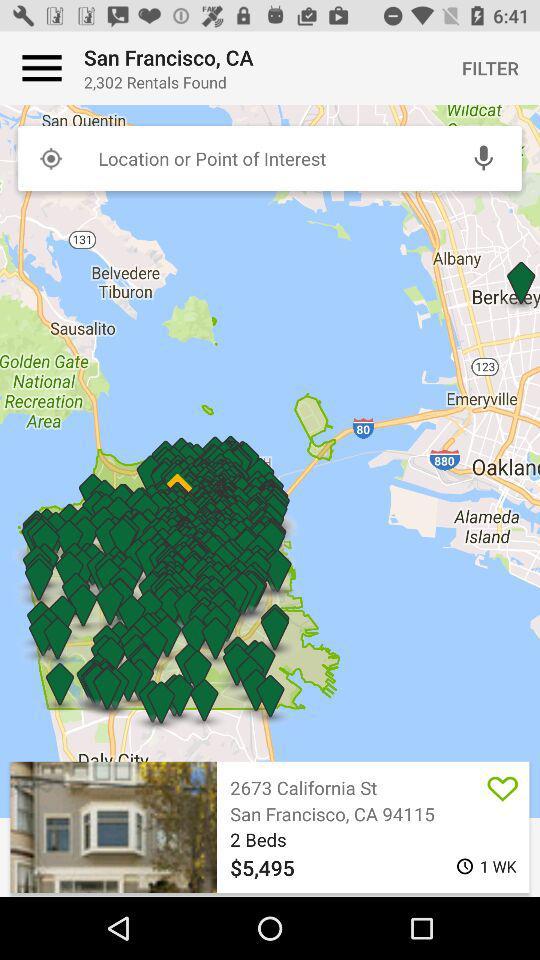 This screenshot has width=540, height=960. What do you see at coordinates (502, 787) in the screenshot?
I see `the favorite icon` at bounding box center [502, 787].